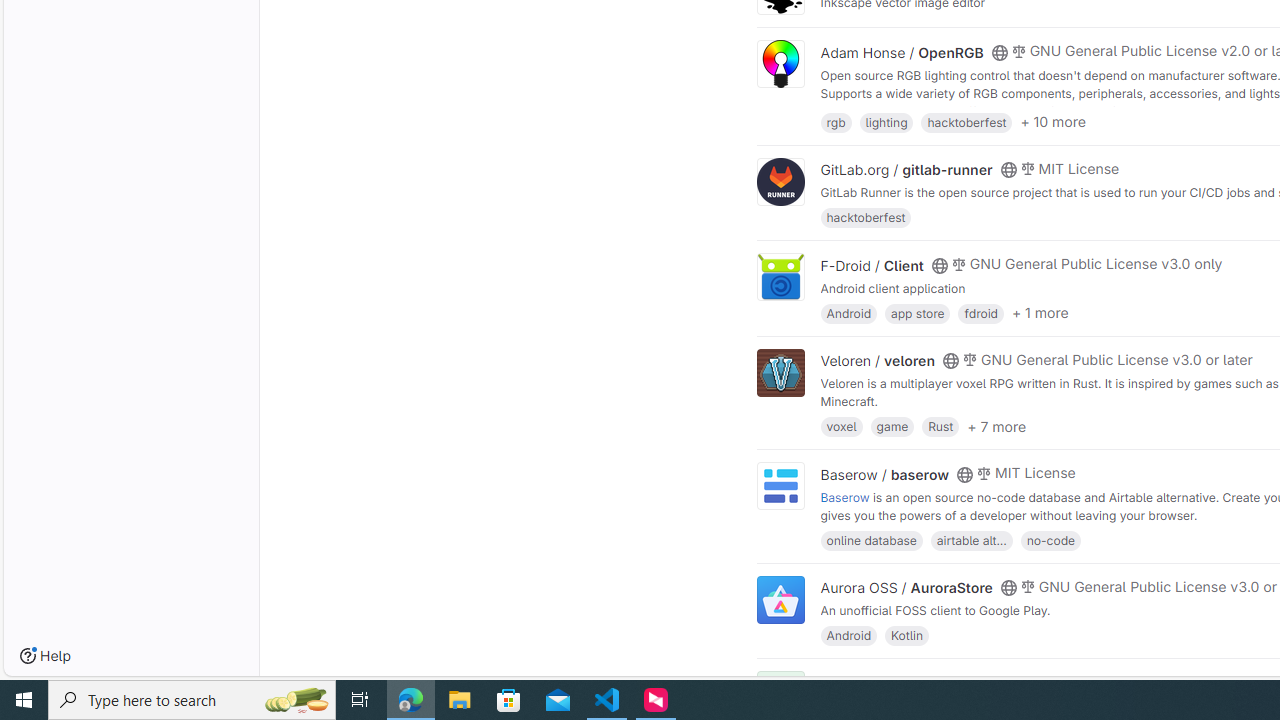  I want to click on 'Adam Honse / OpenRGB', so click(901, 51).